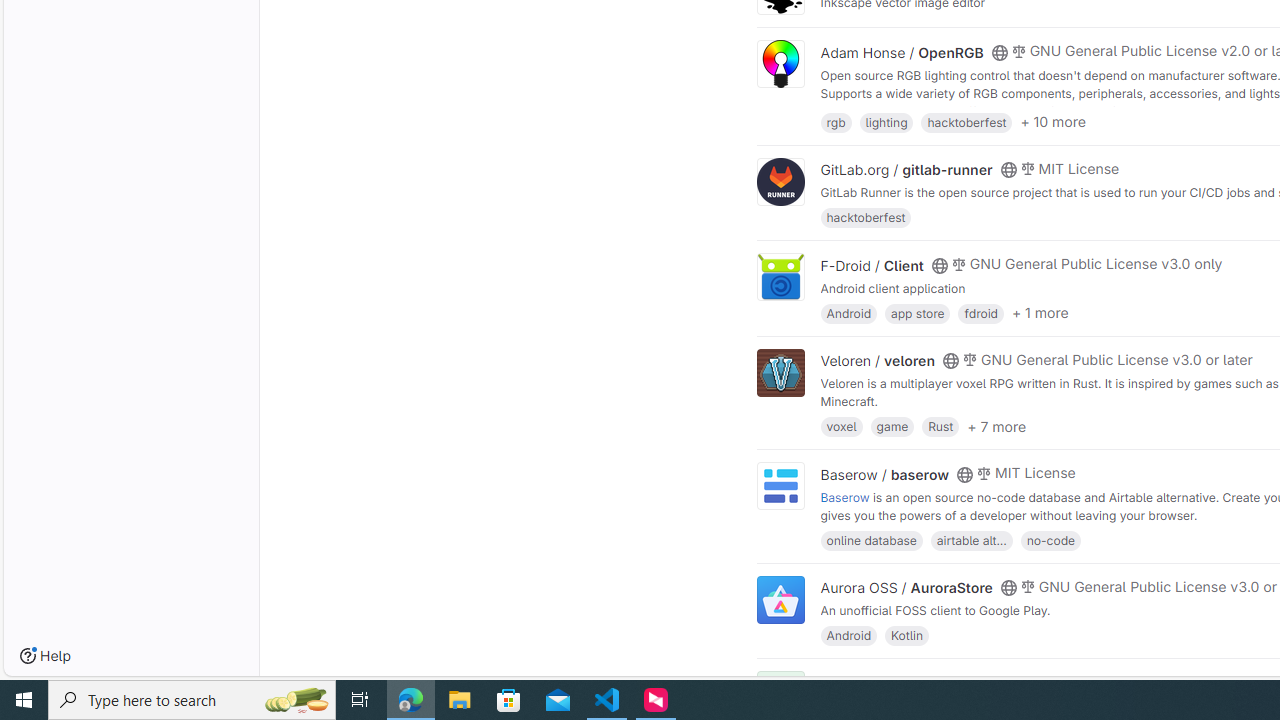  I want to click on 'Adam Honse / OpenRGB', so click(901, 51).